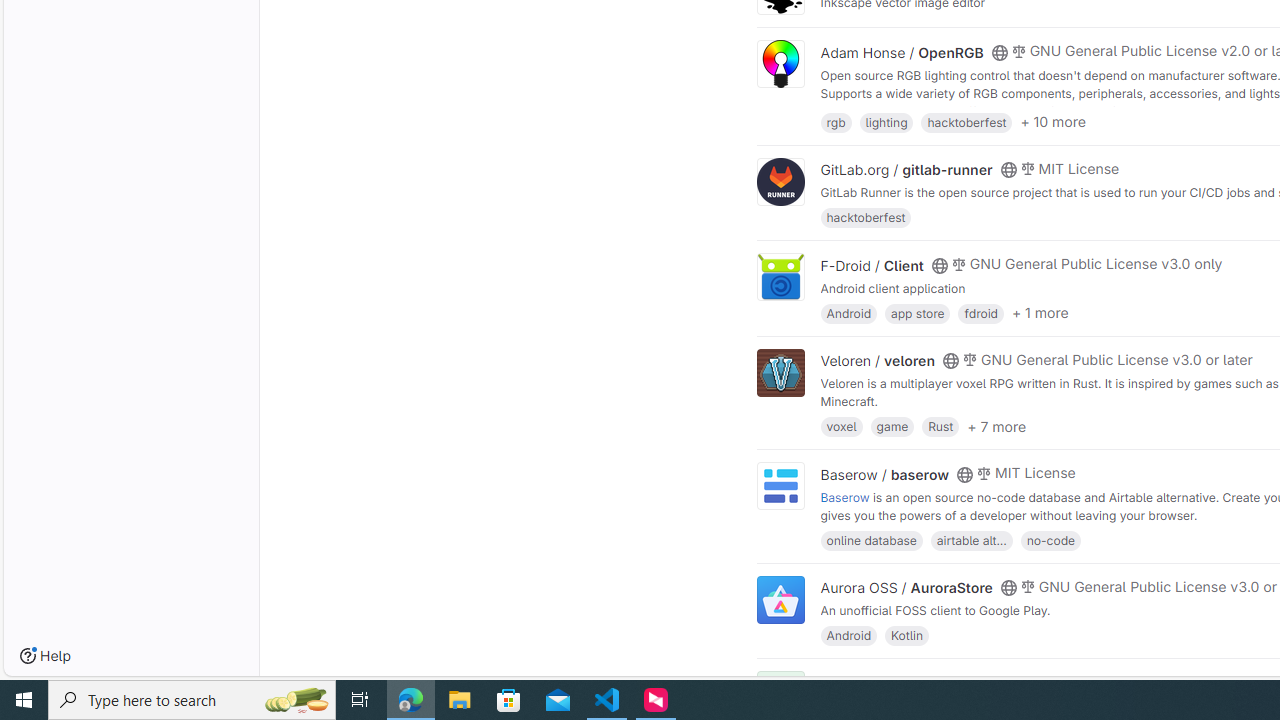  I want to click on 'Adam Honse / OpenRGB', so click(901, 51).